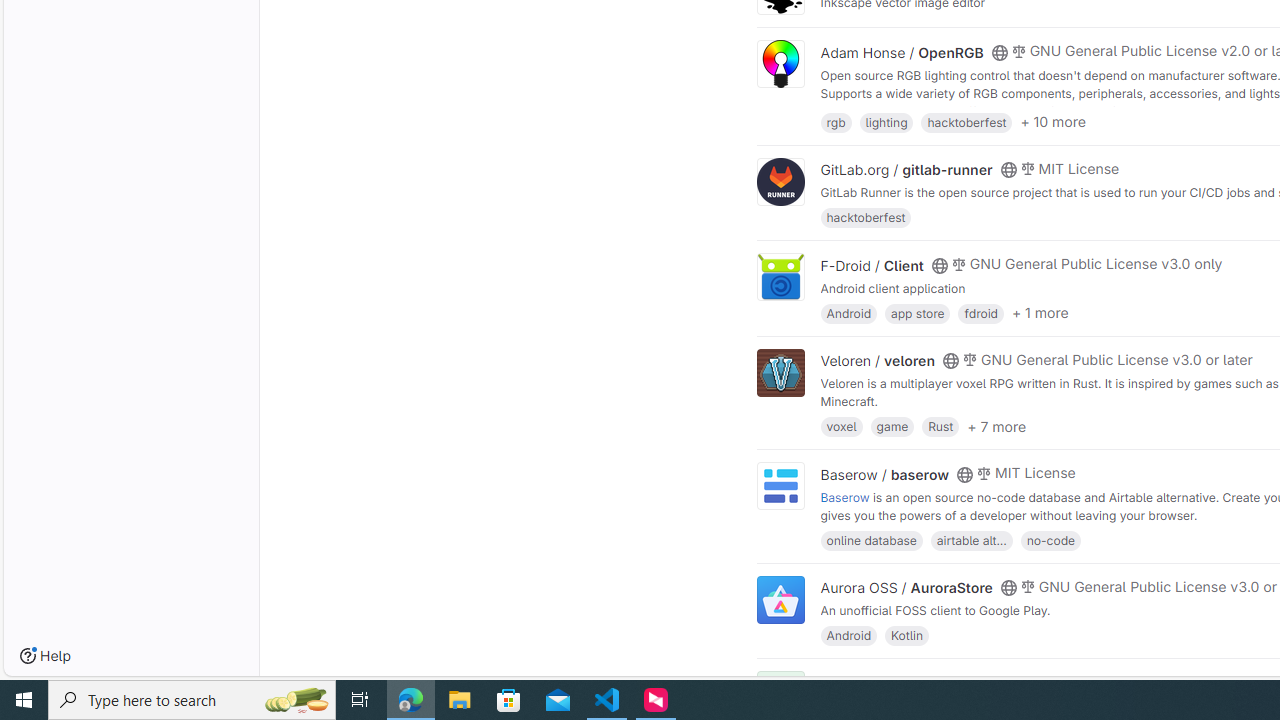  I want to click on 'Adam Honse / OpenRGB', so click(901, 51).